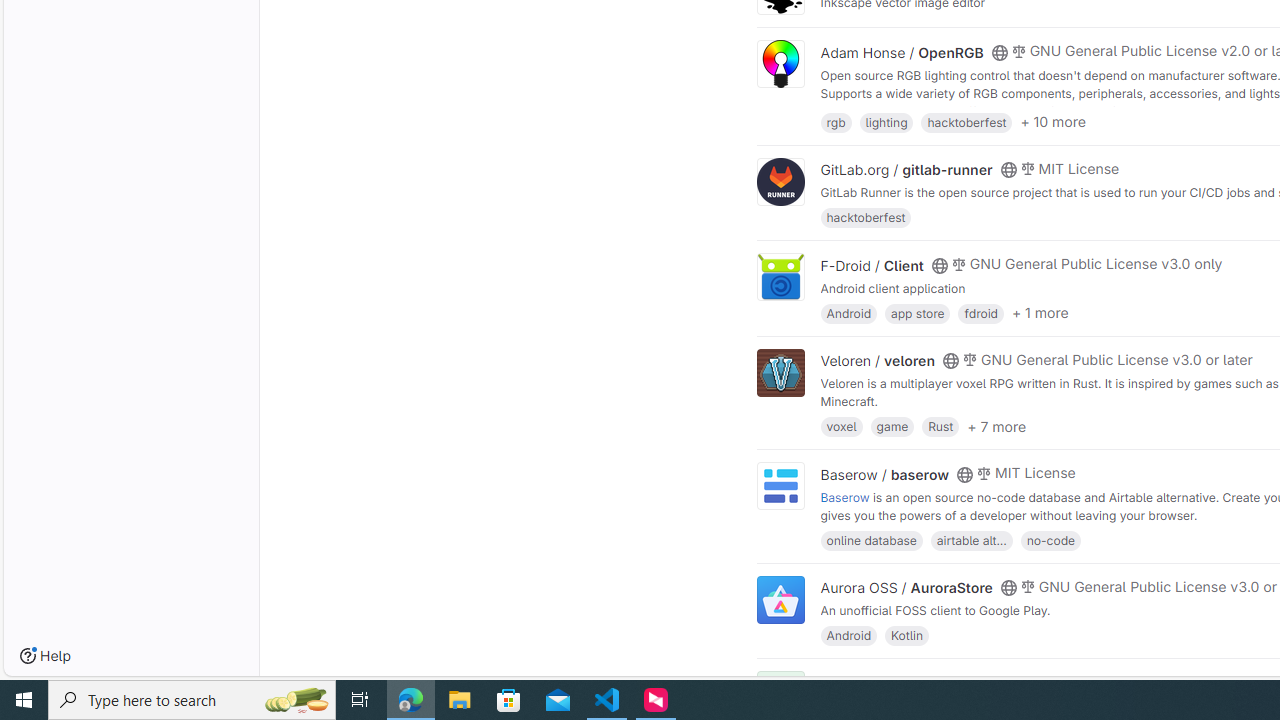  I want to click on 'Adam Honse / OpenRGB', so click(901, 51).